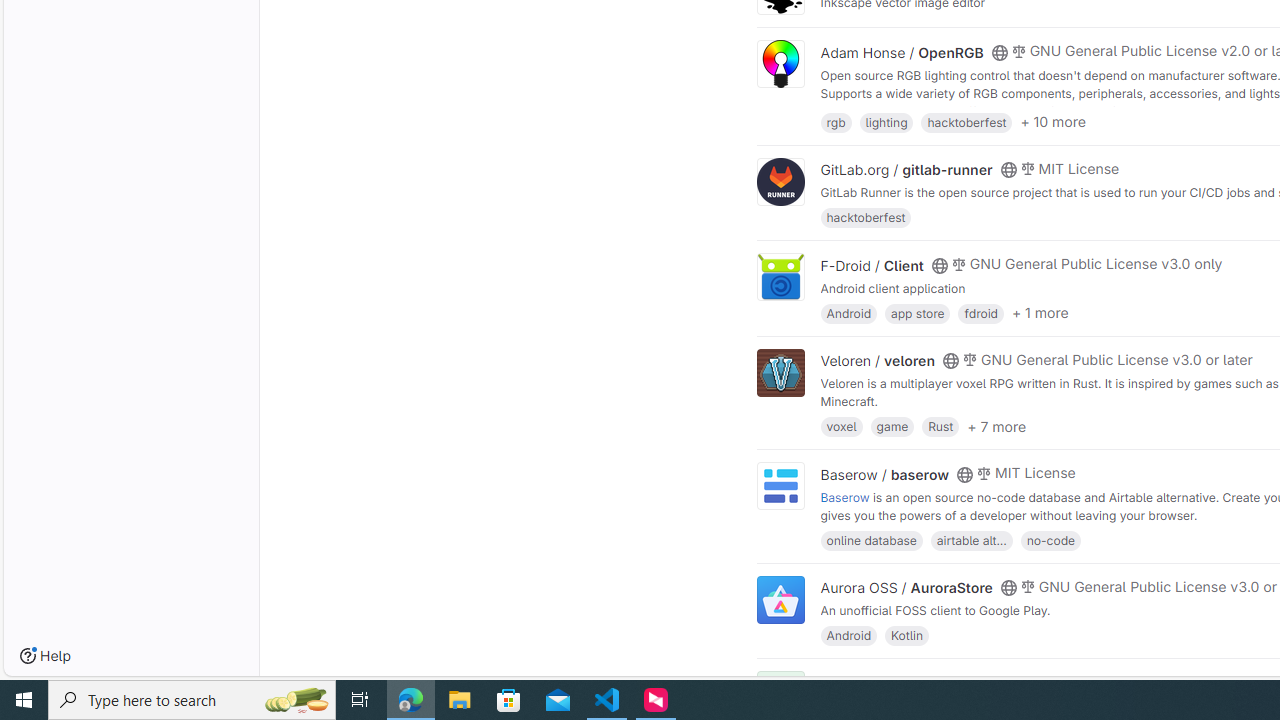  I want to click on 'Adam Honse / OpenRGB', so click(901, 51).